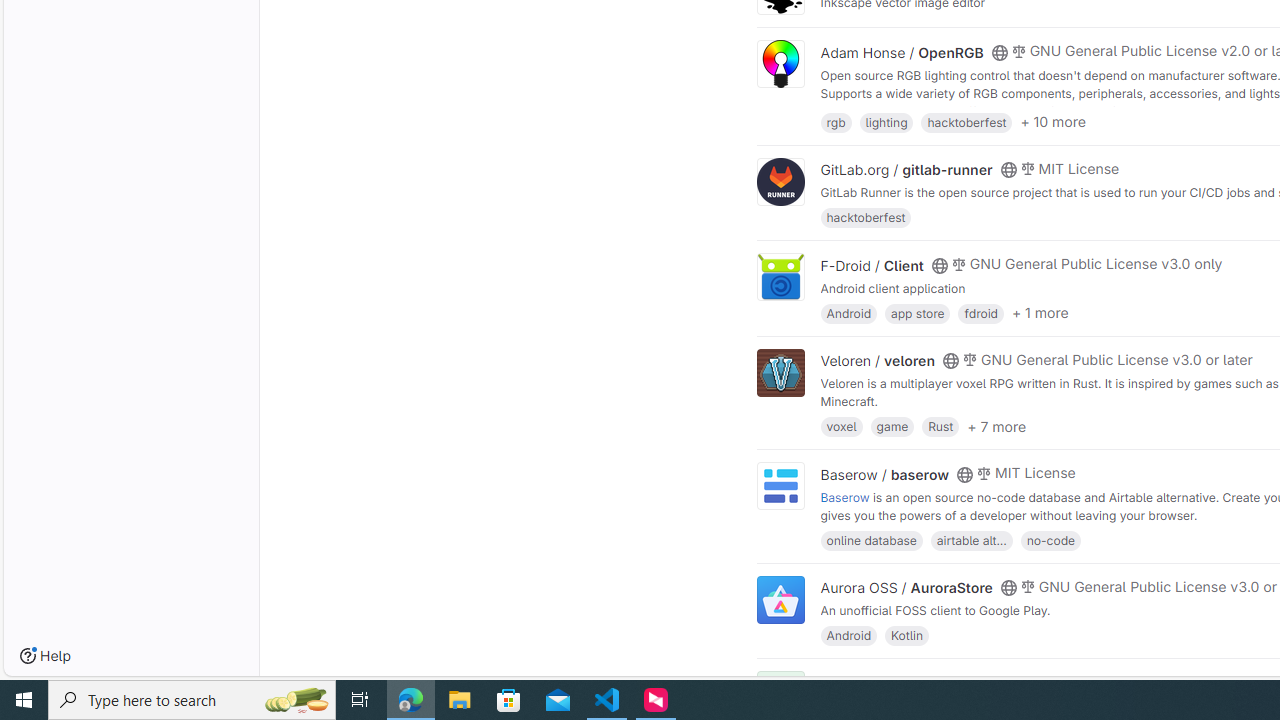  I want to click on 'Adam Honse / OpenRGB', so click(901, 51).